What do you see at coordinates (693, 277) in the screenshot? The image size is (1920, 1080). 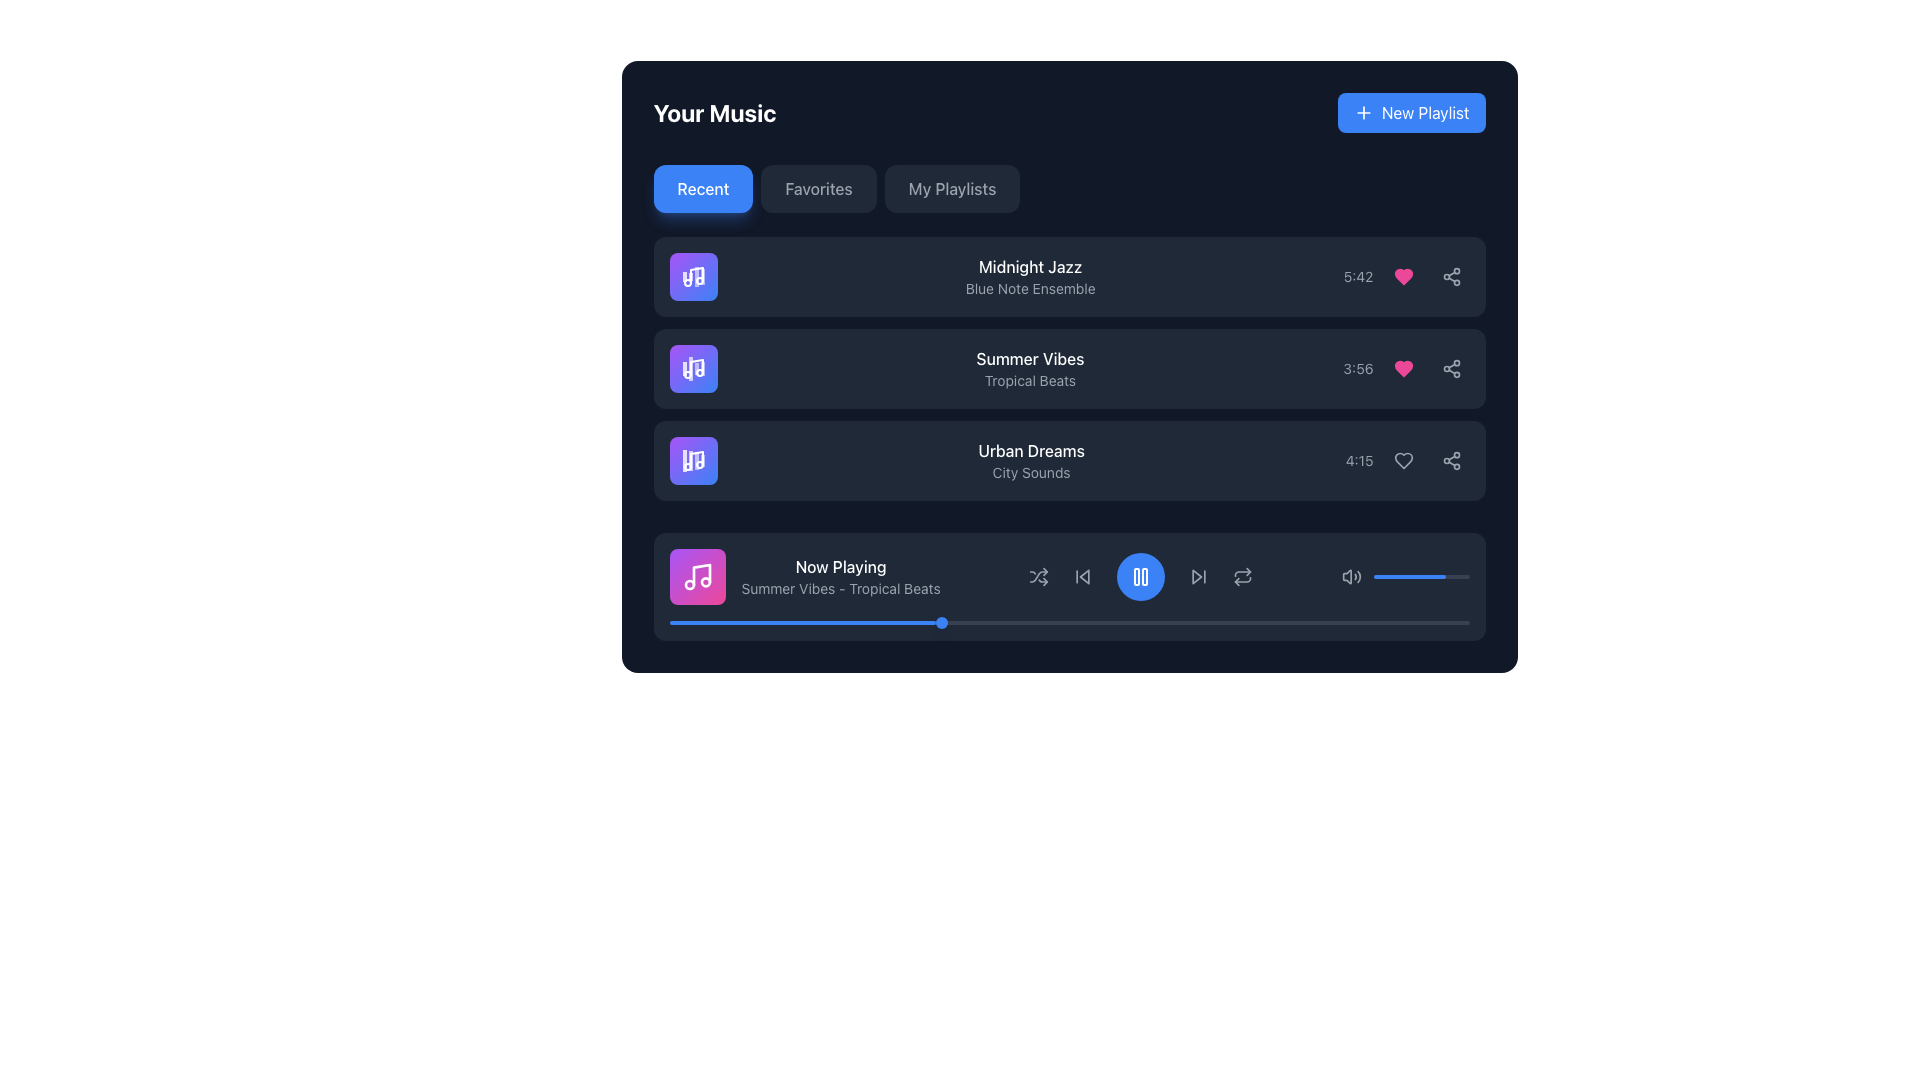 I see `the icon button representing the artwork for the 'Midnight Jazz' music track` at bounding box center [693, 277].